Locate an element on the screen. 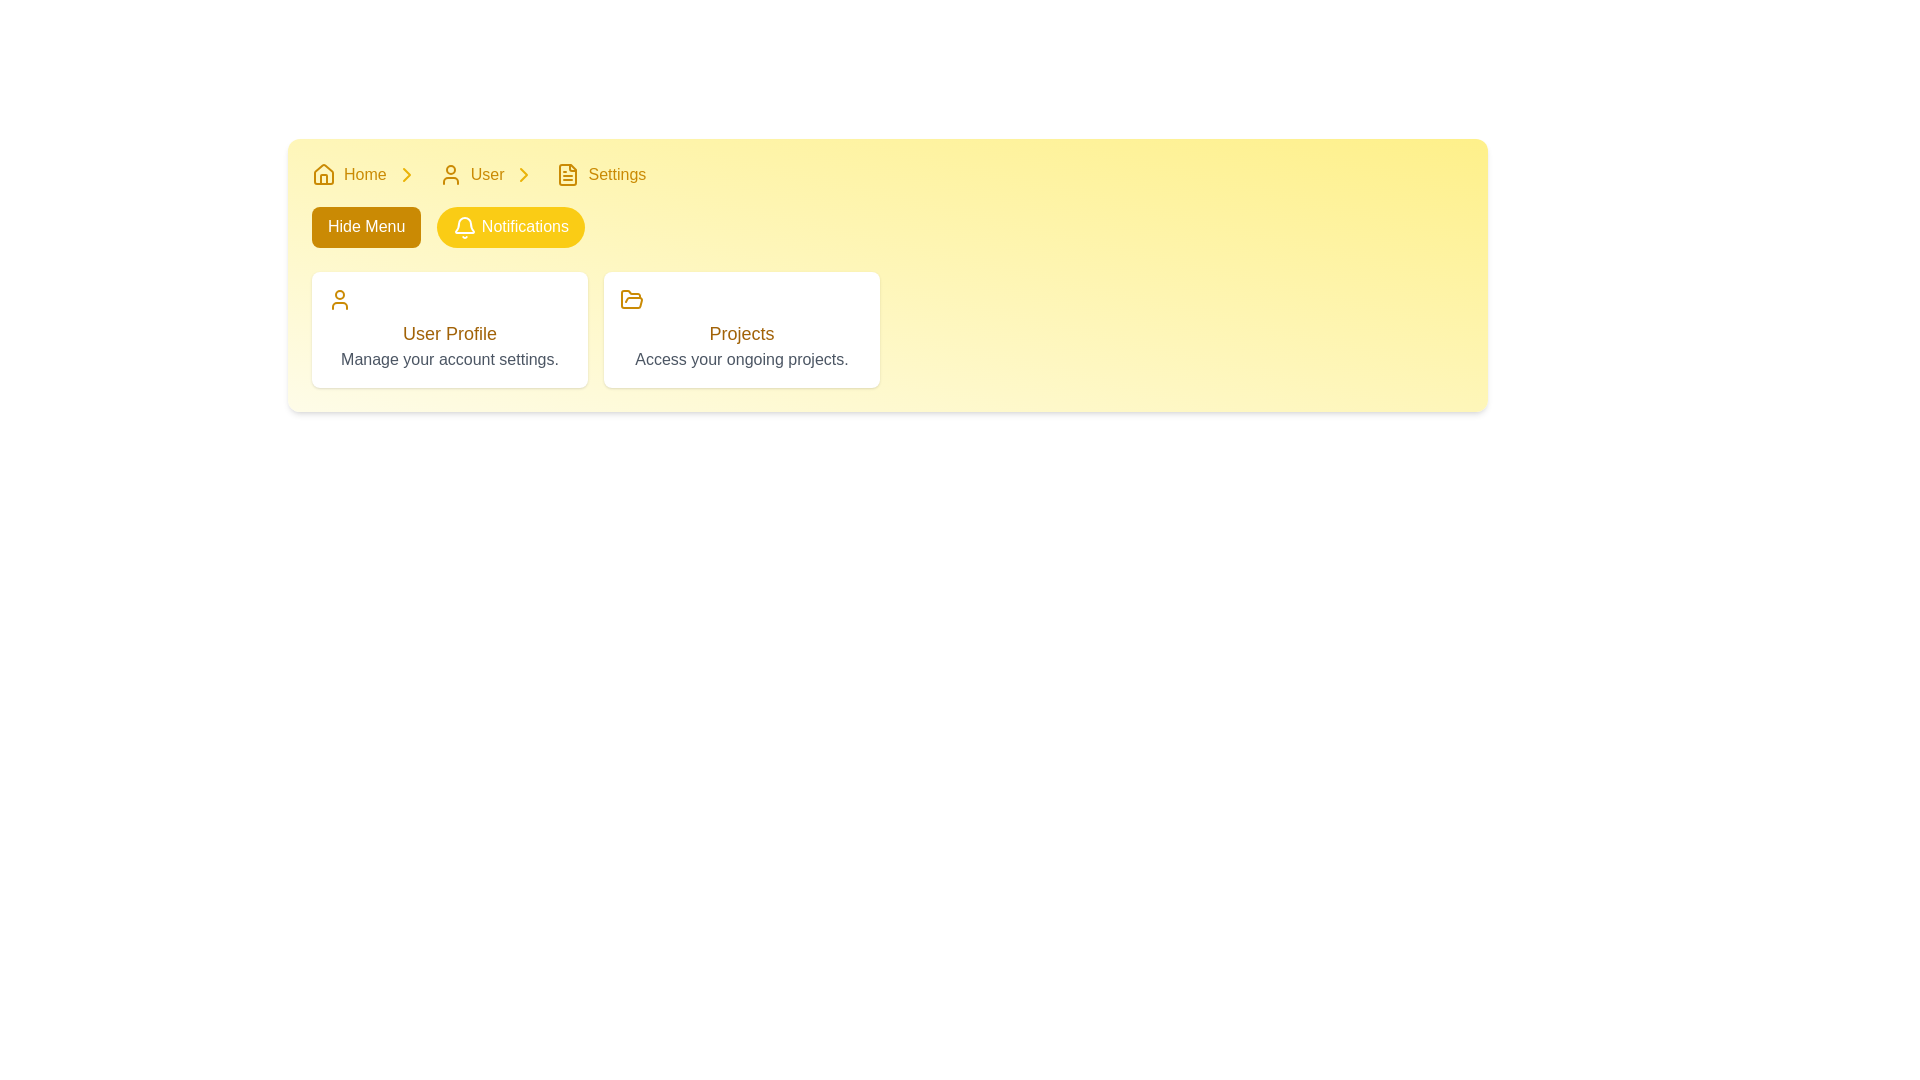  the breadcrumb navigation arrow icon located at the top-left of the interface, which indicates the transition between 'User' and 'Settings' is located at coordinates (524, 173).